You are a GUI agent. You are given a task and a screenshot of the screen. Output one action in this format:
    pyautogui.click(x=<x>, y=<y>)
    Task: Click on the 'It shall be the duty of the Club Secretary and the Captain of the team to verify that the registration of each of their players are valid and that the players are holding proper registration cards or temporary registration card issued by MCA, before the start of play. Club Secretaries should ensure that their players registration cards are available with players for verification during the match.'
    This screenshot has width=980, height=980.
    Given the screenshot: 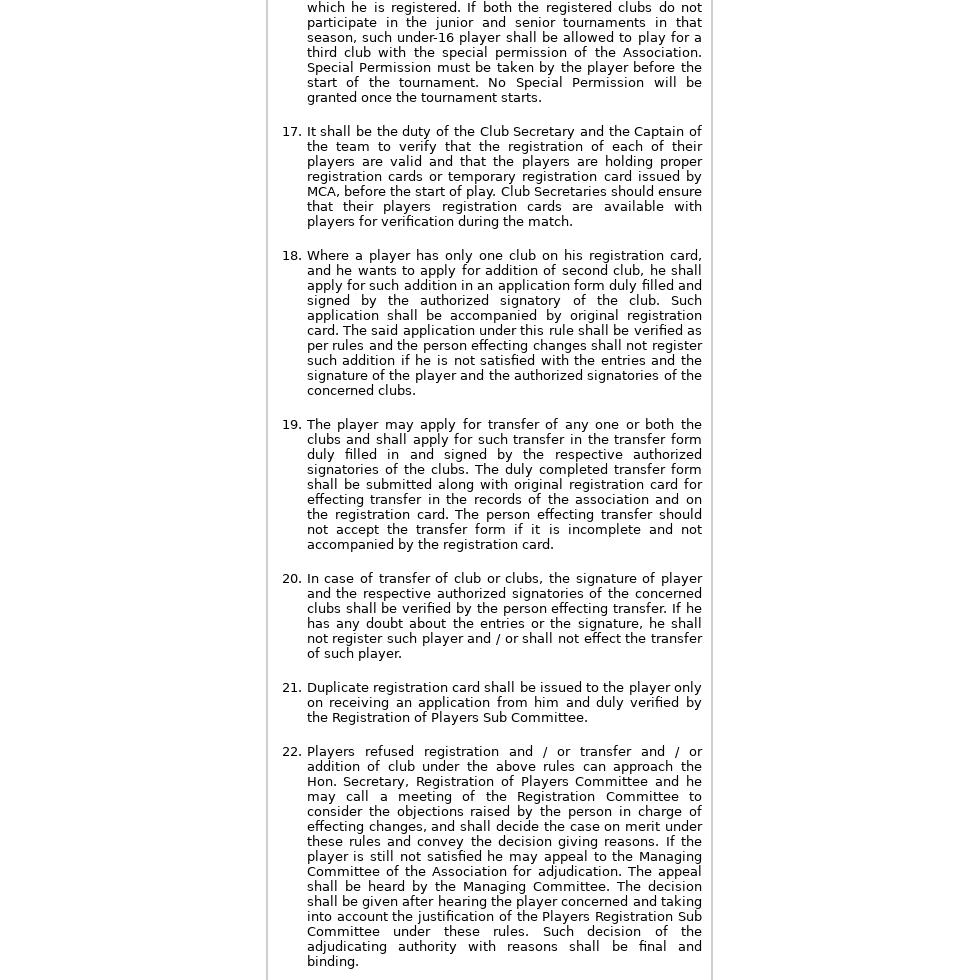 What is the action you would take?
    pyautogui.click(x=503, y=176)
    